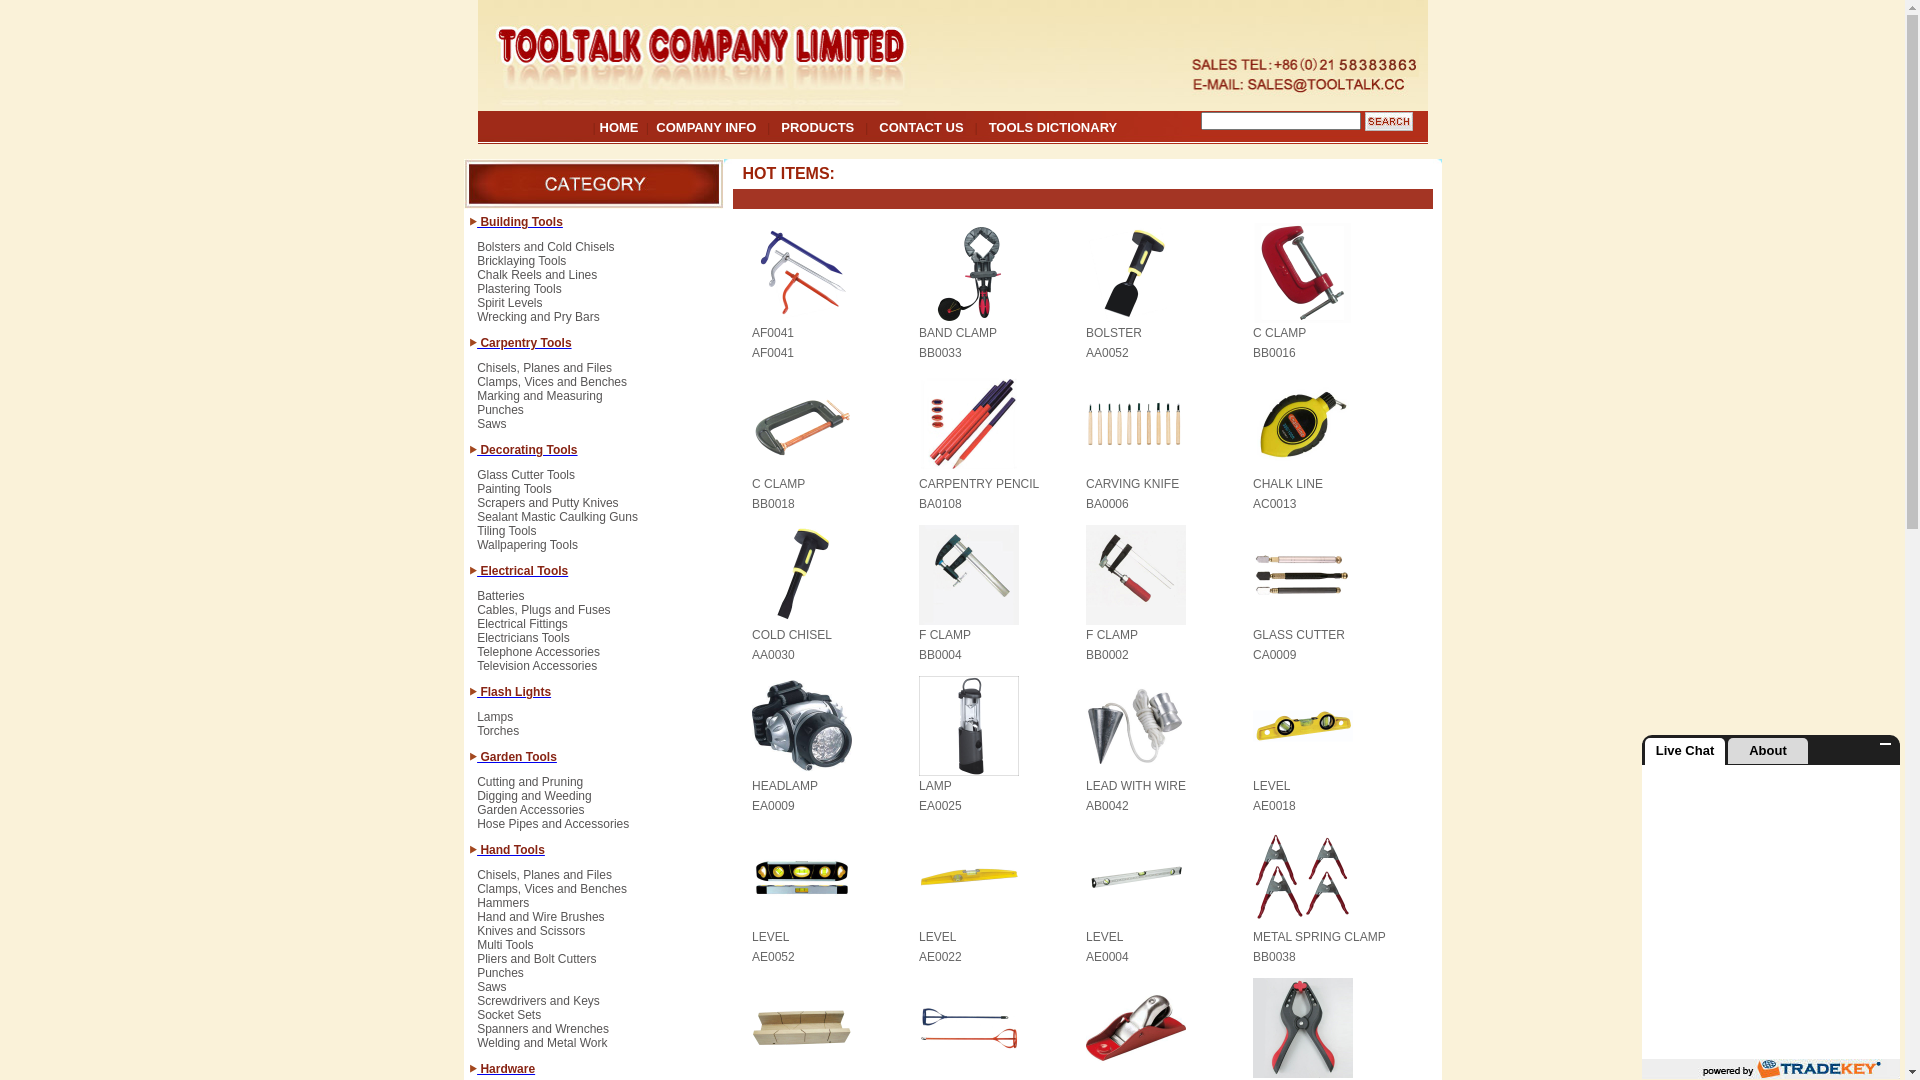 This screenshot has width=1920, height=1080. What do you see at coordinates (1112, 331) in the screenshot?
I see `'BOLSTER'` at bounding box center [1112, 331].